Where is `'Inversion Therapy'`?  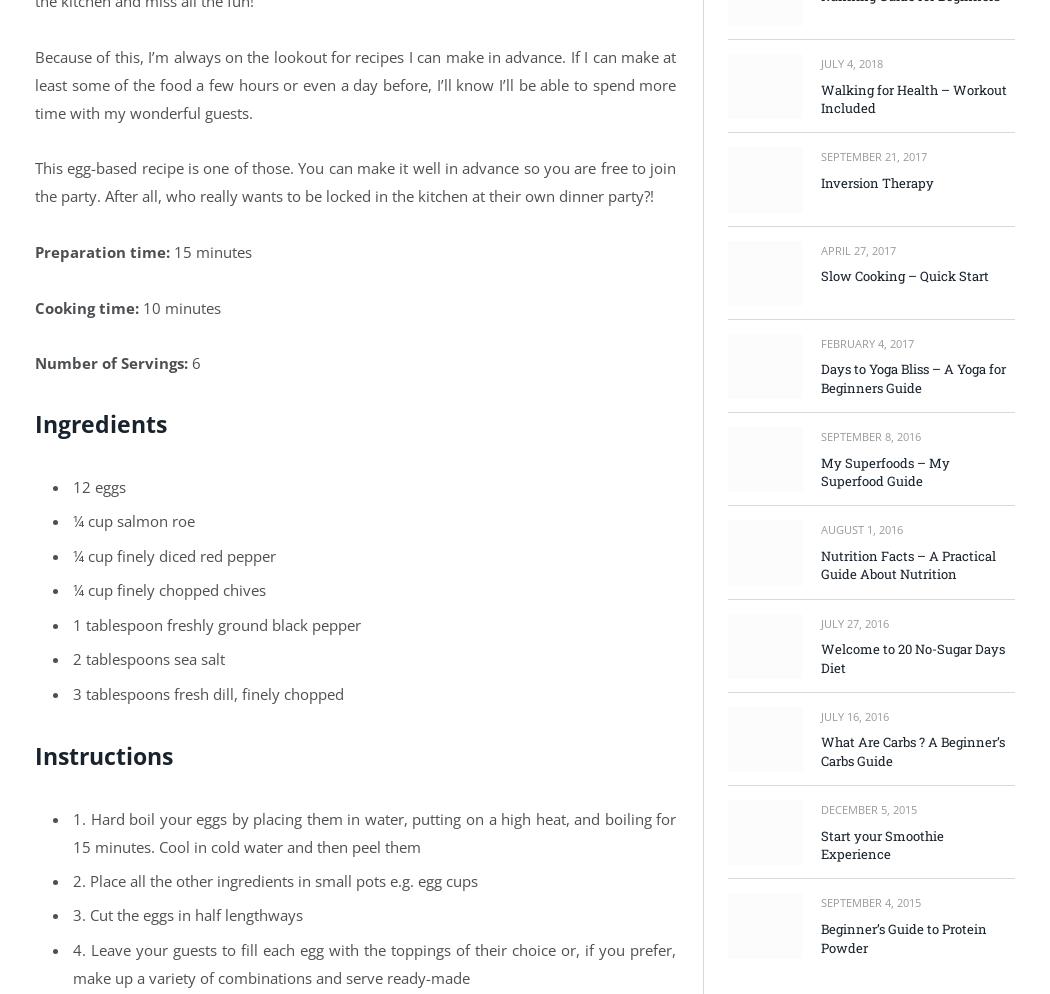
'Inversion Therapy' is located at coordinates (876, 181).